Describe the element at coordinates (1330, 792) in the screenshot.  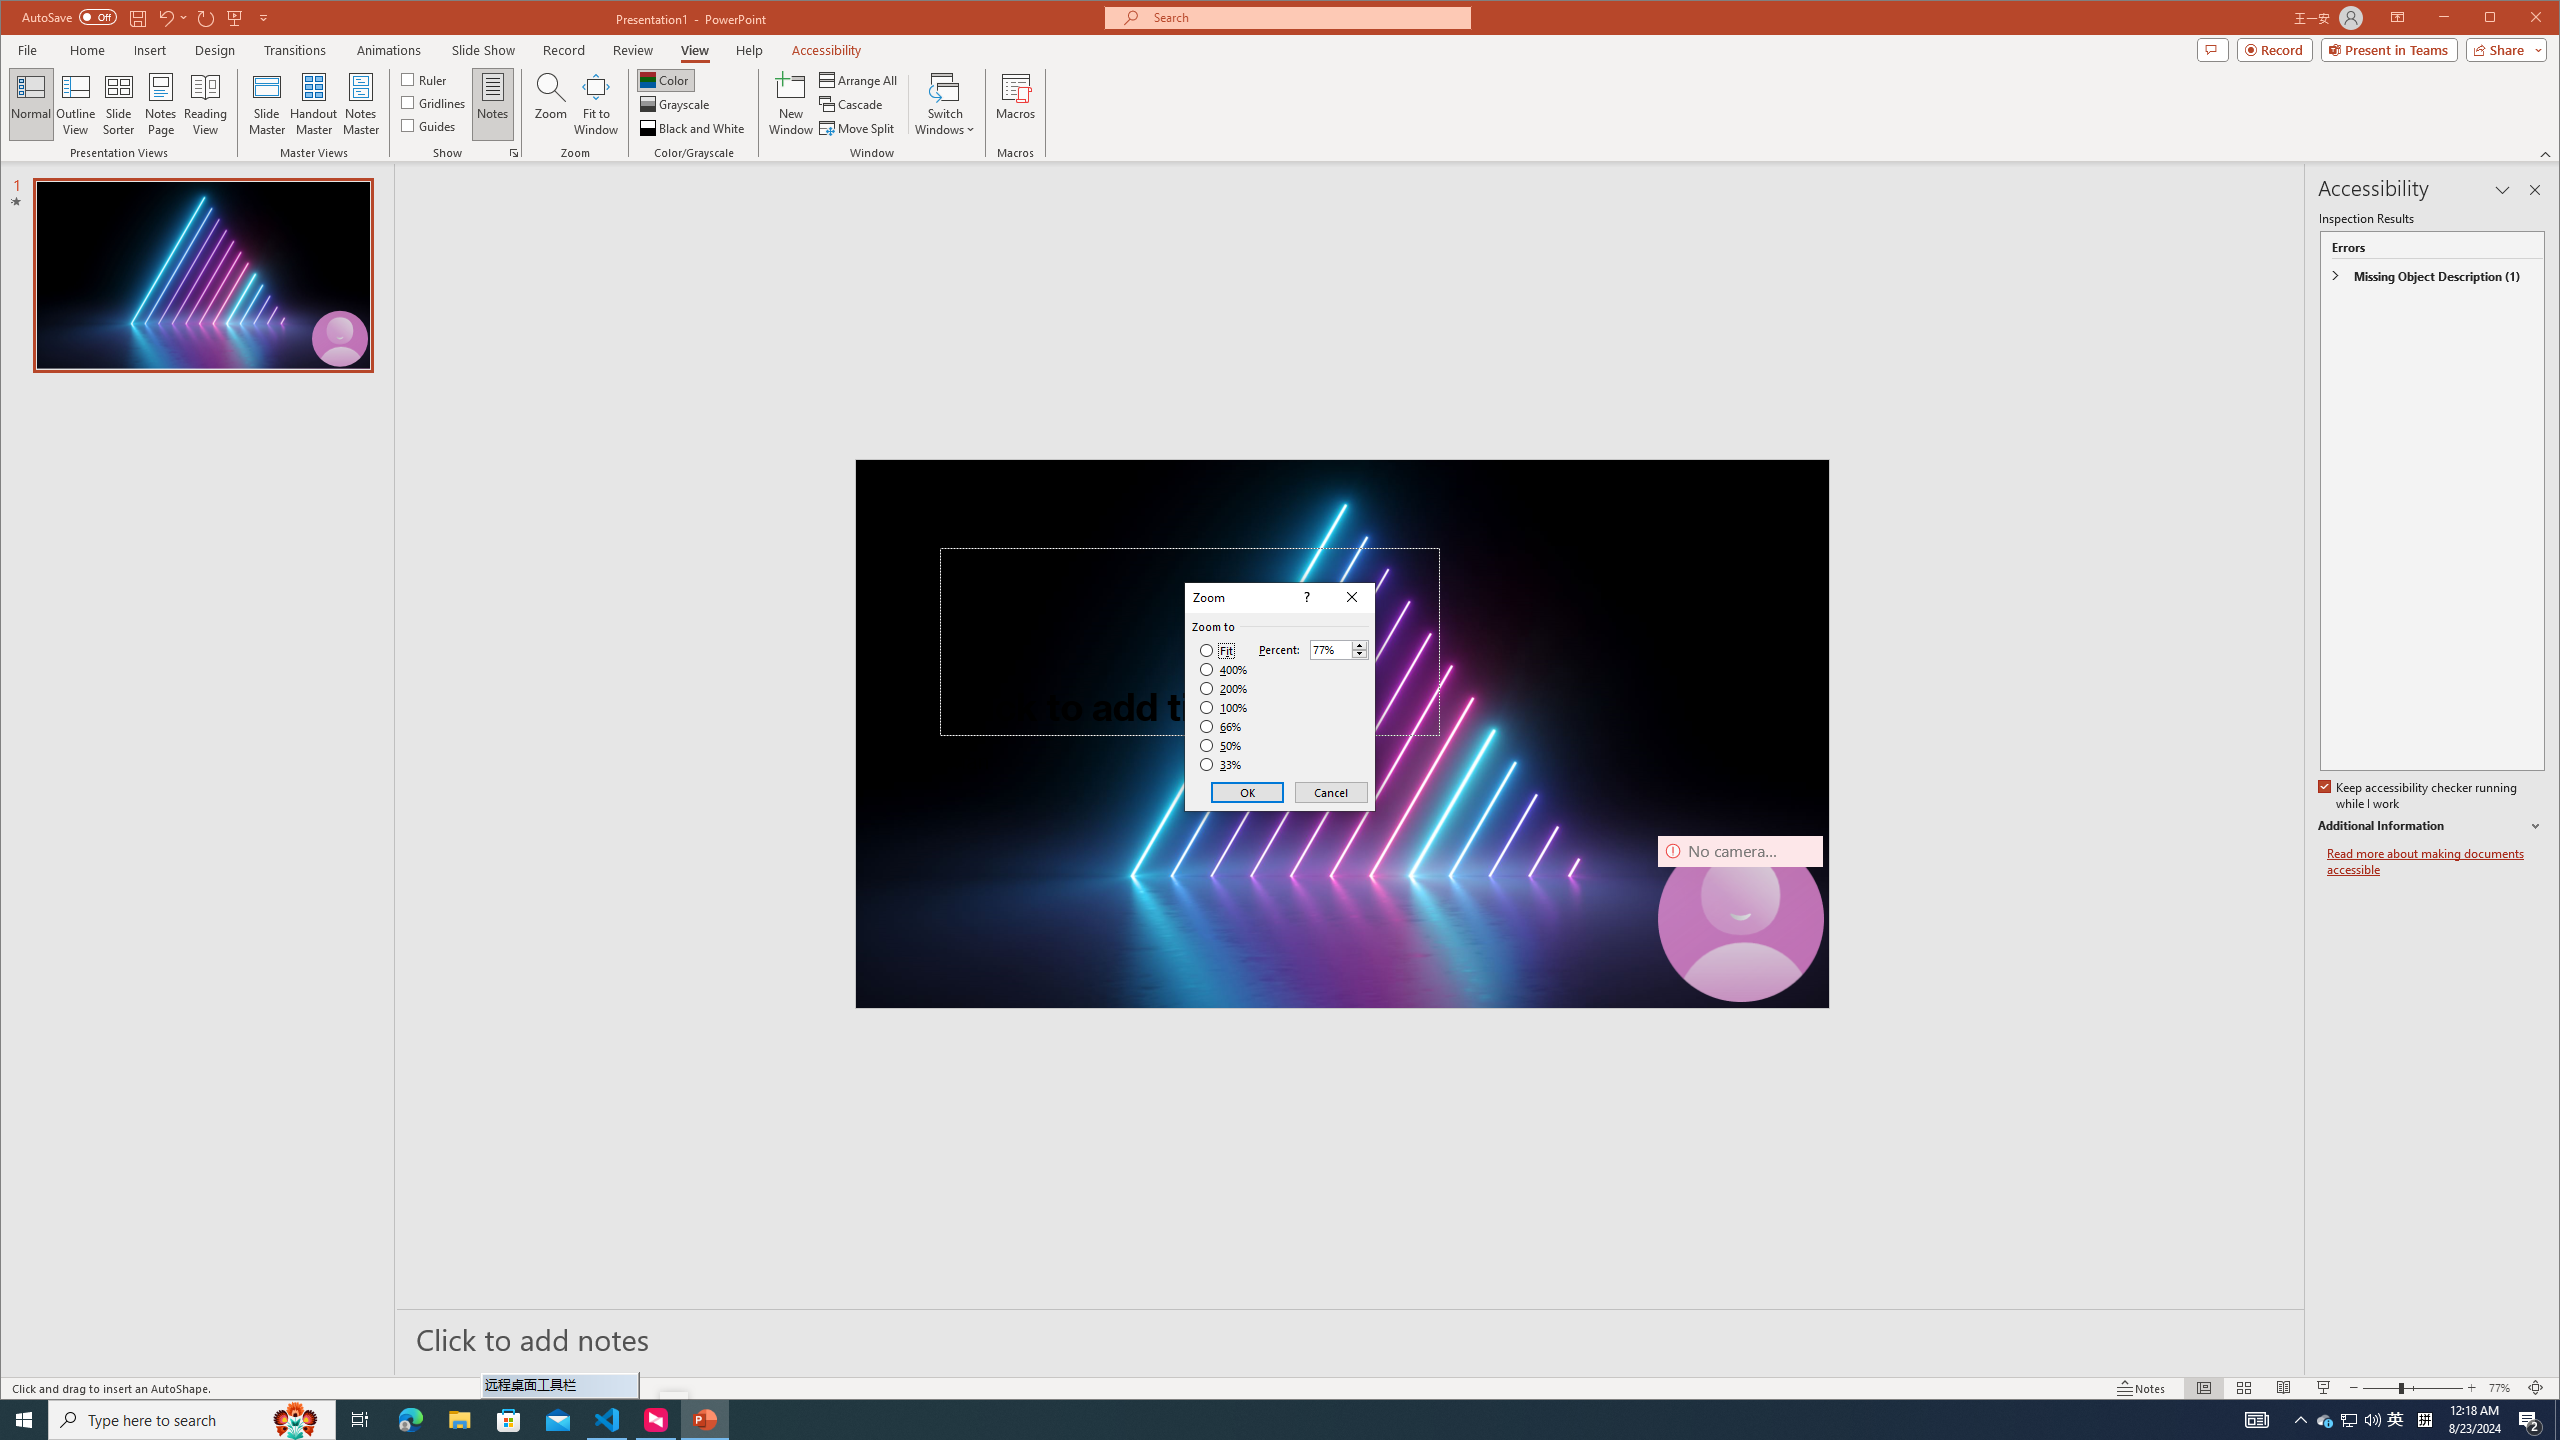
I see `'Cancel'` at that location.